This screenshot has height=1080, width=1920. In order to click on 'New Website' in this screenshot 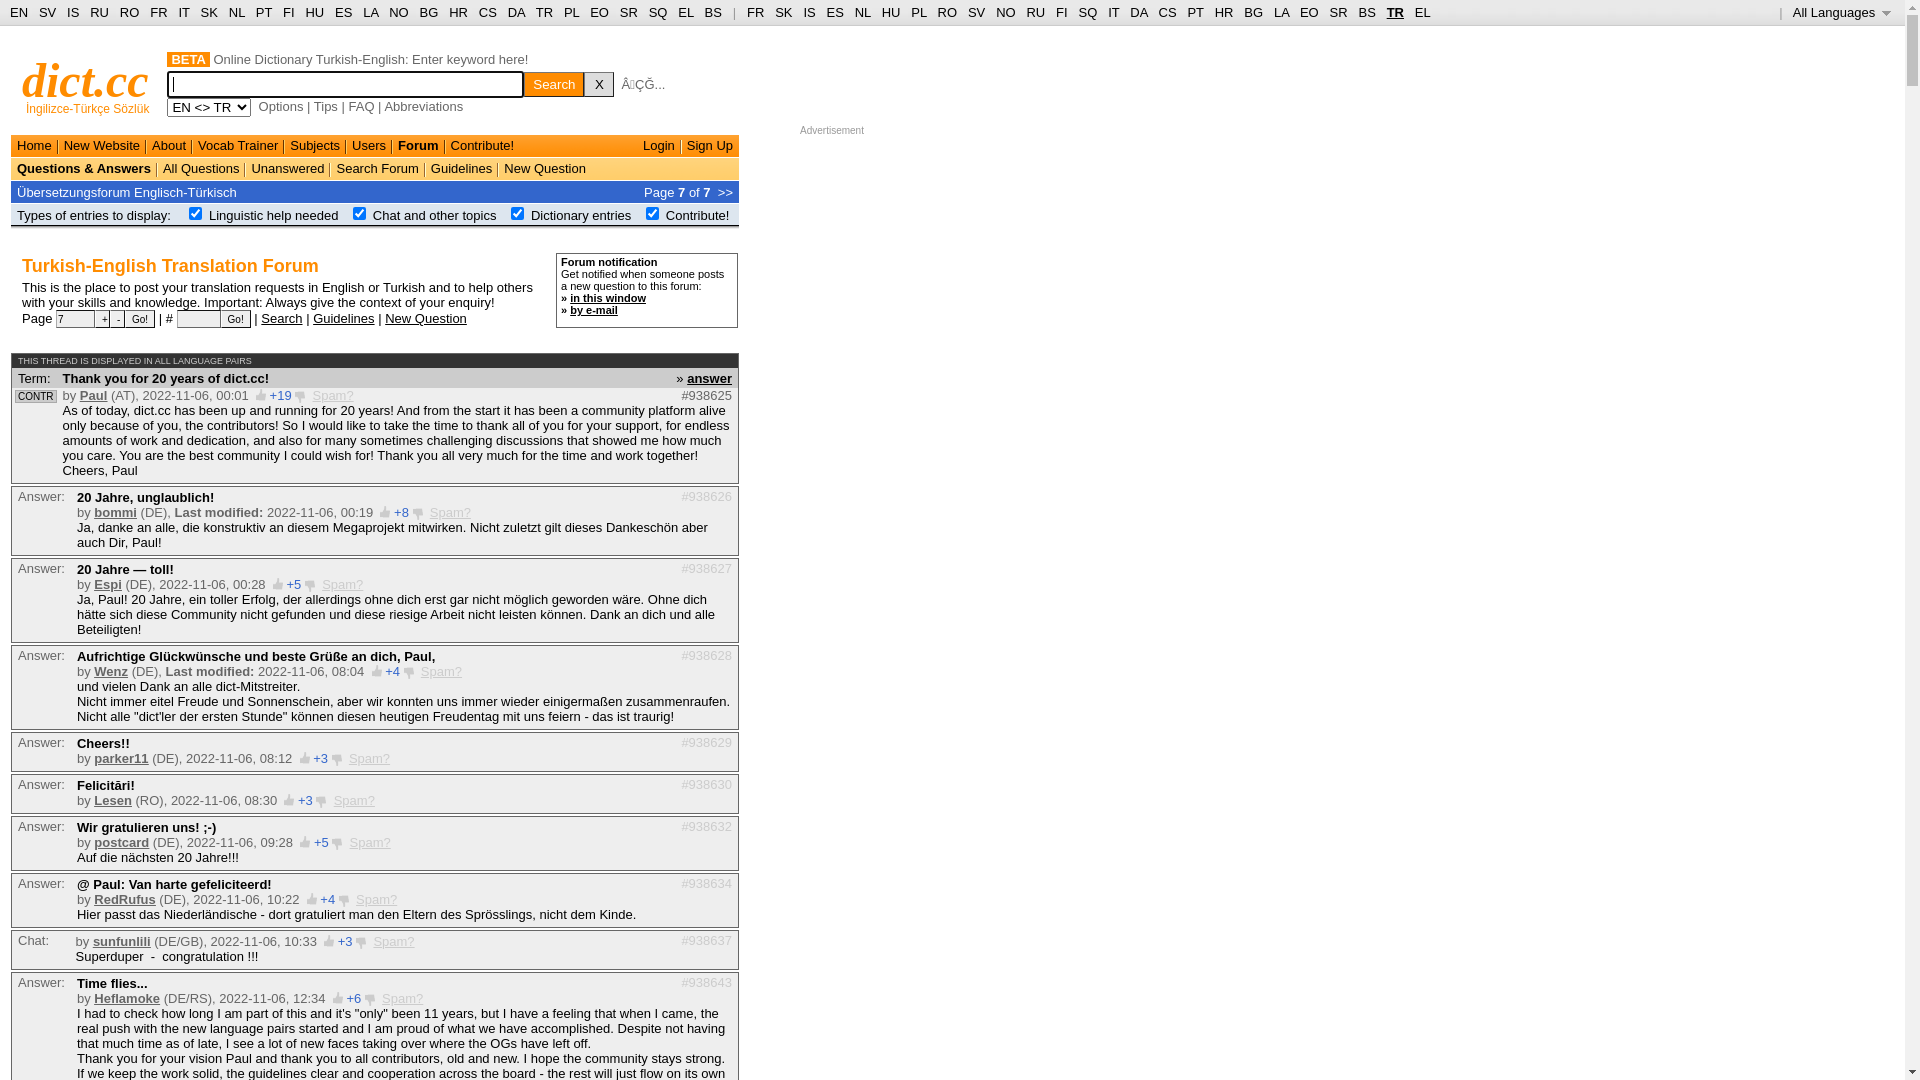, I will do `click(63, 144)`.